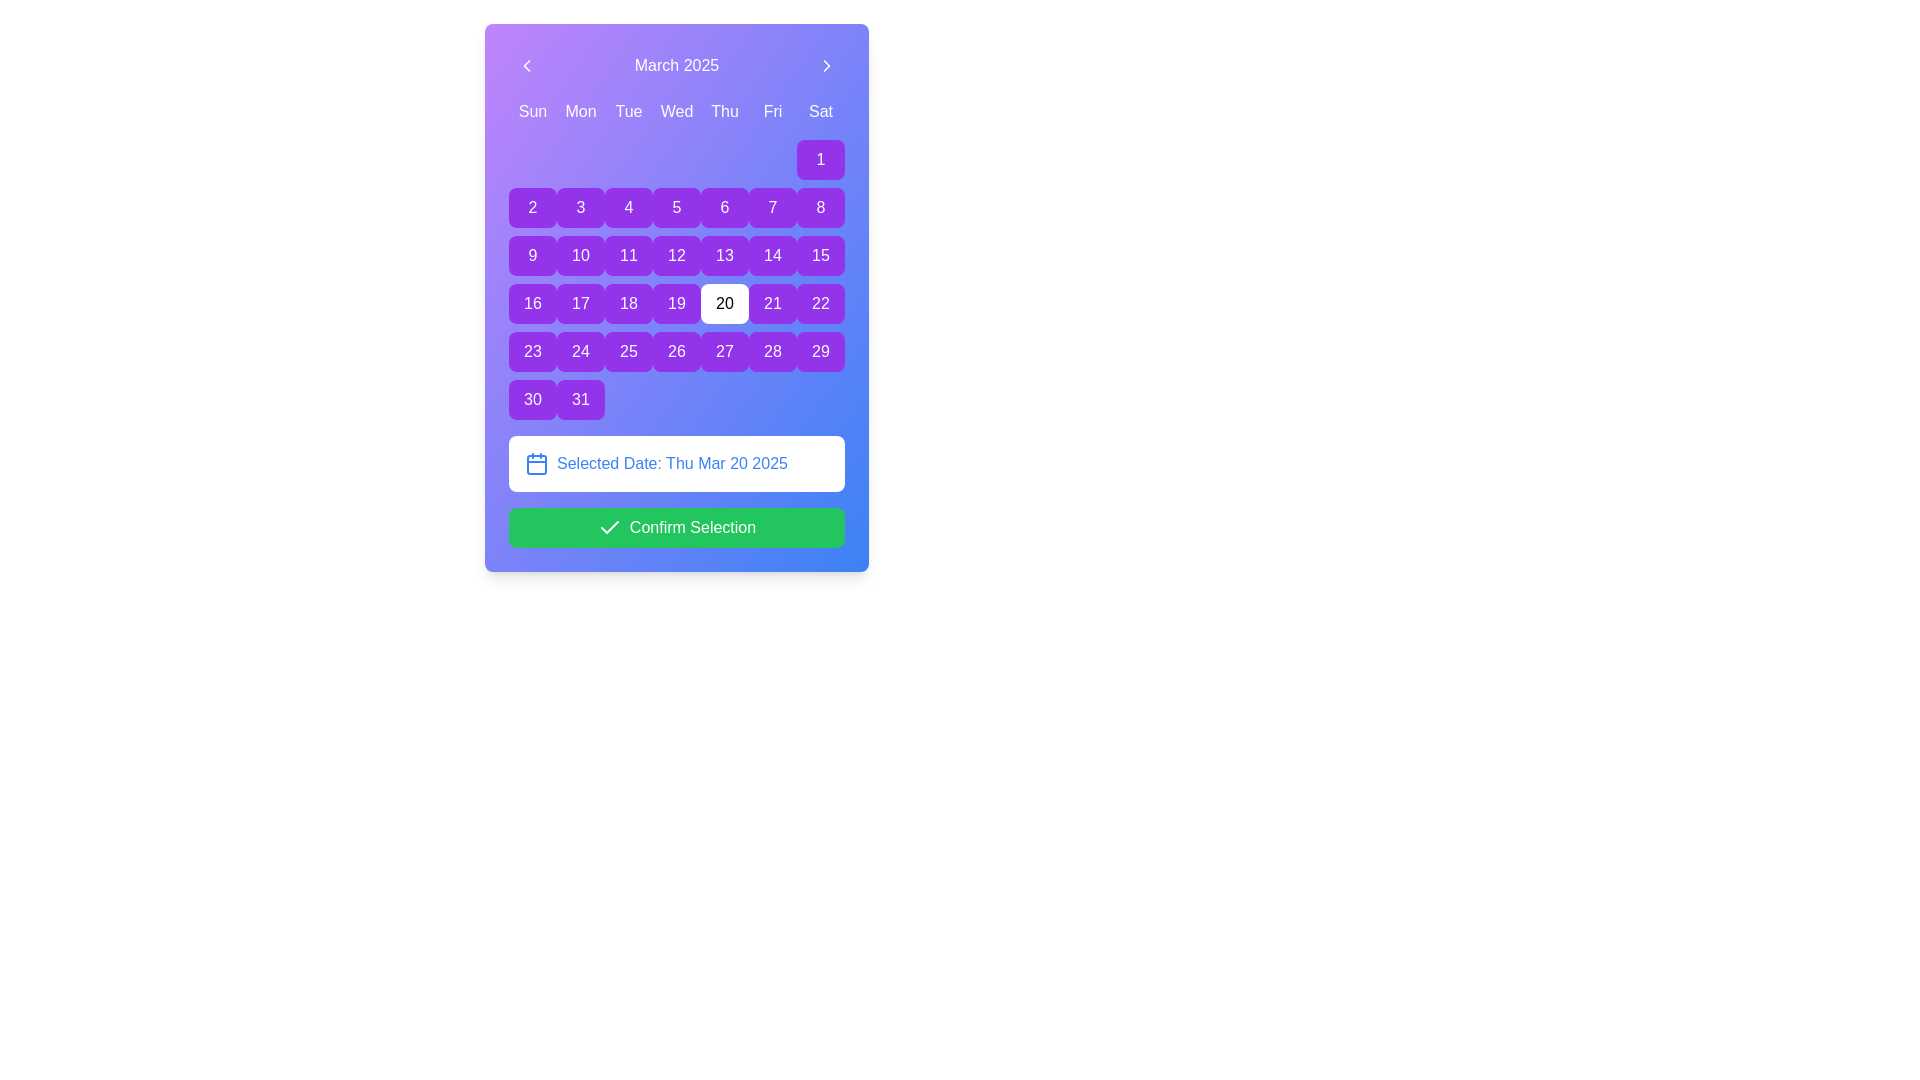  I want to click on the 'Confirm Selection' button that contains the small checkmark icon, which is styled in white against a green background, so click(608, 527).